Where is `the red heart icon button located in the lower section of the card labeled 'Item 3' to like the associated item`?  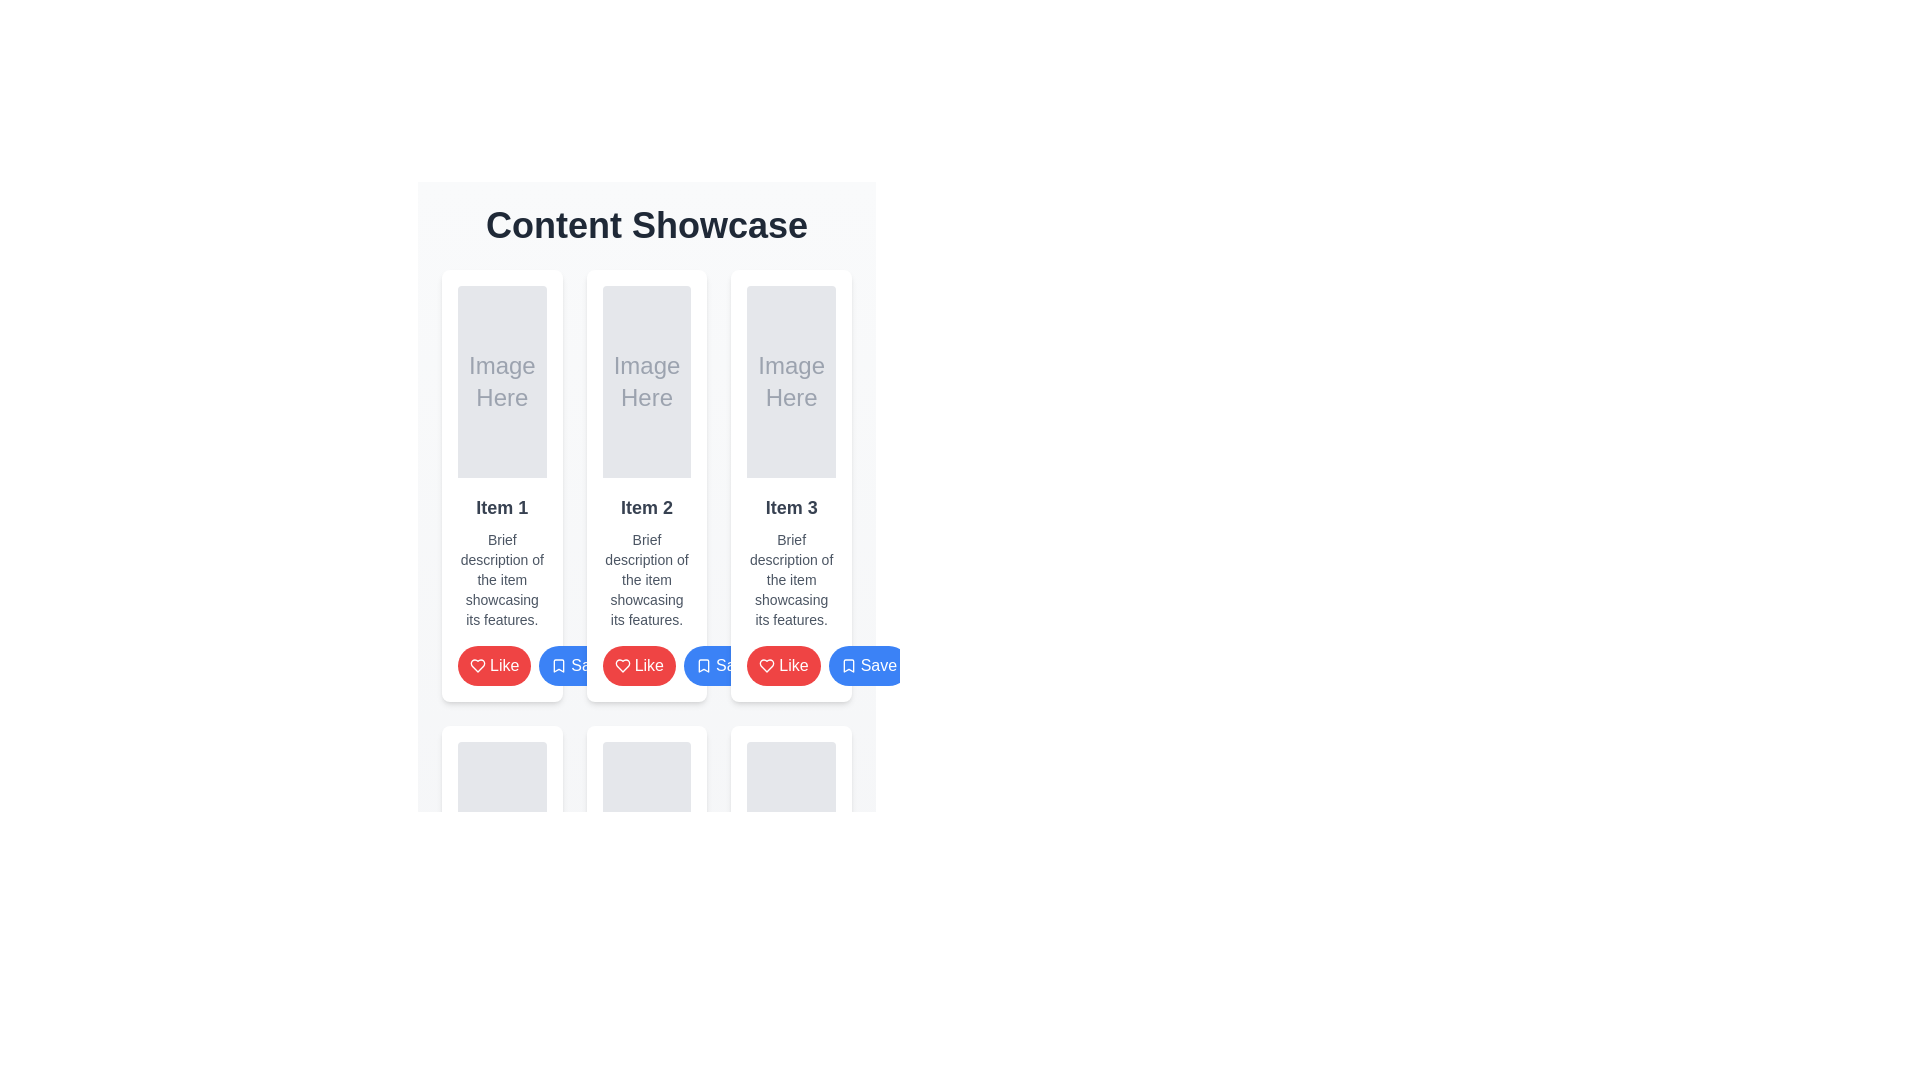 the red heart icon button located in the lower section of the card labeled 'Item 3' to like the associated item is located at coordinates (766, 666).